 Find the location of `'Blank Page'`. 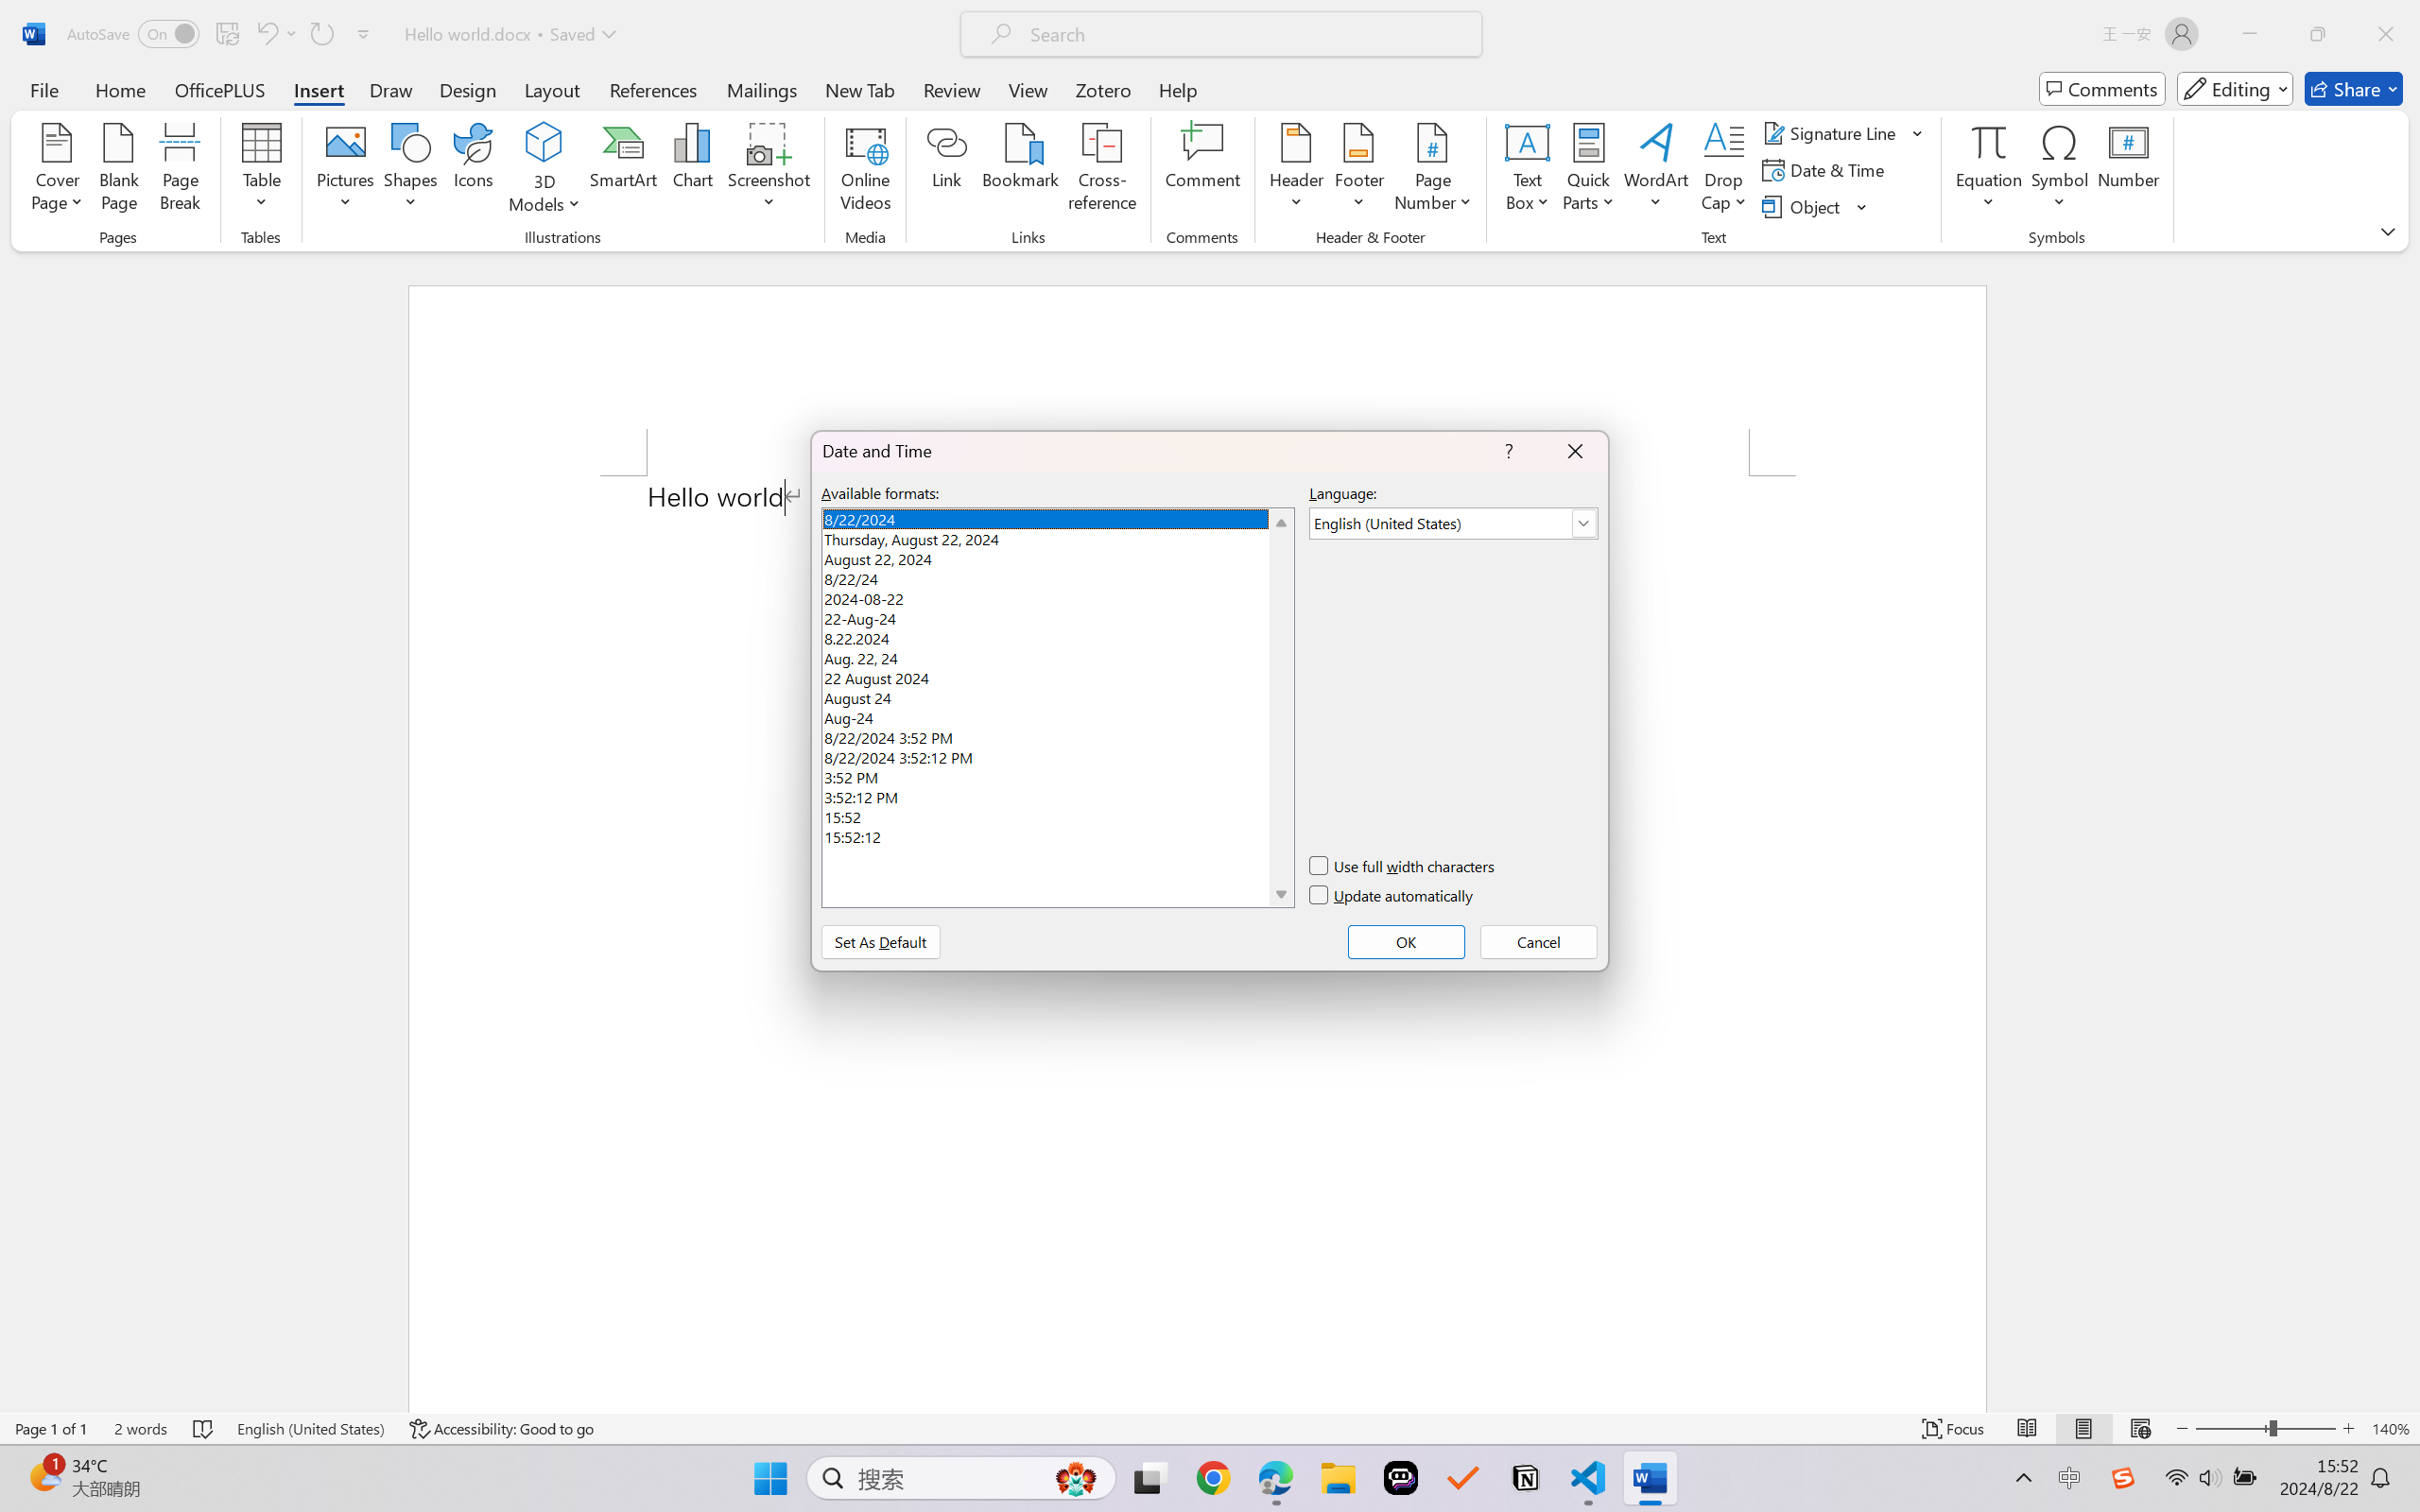

'Blank Page' is located at coordinates (117, 170).